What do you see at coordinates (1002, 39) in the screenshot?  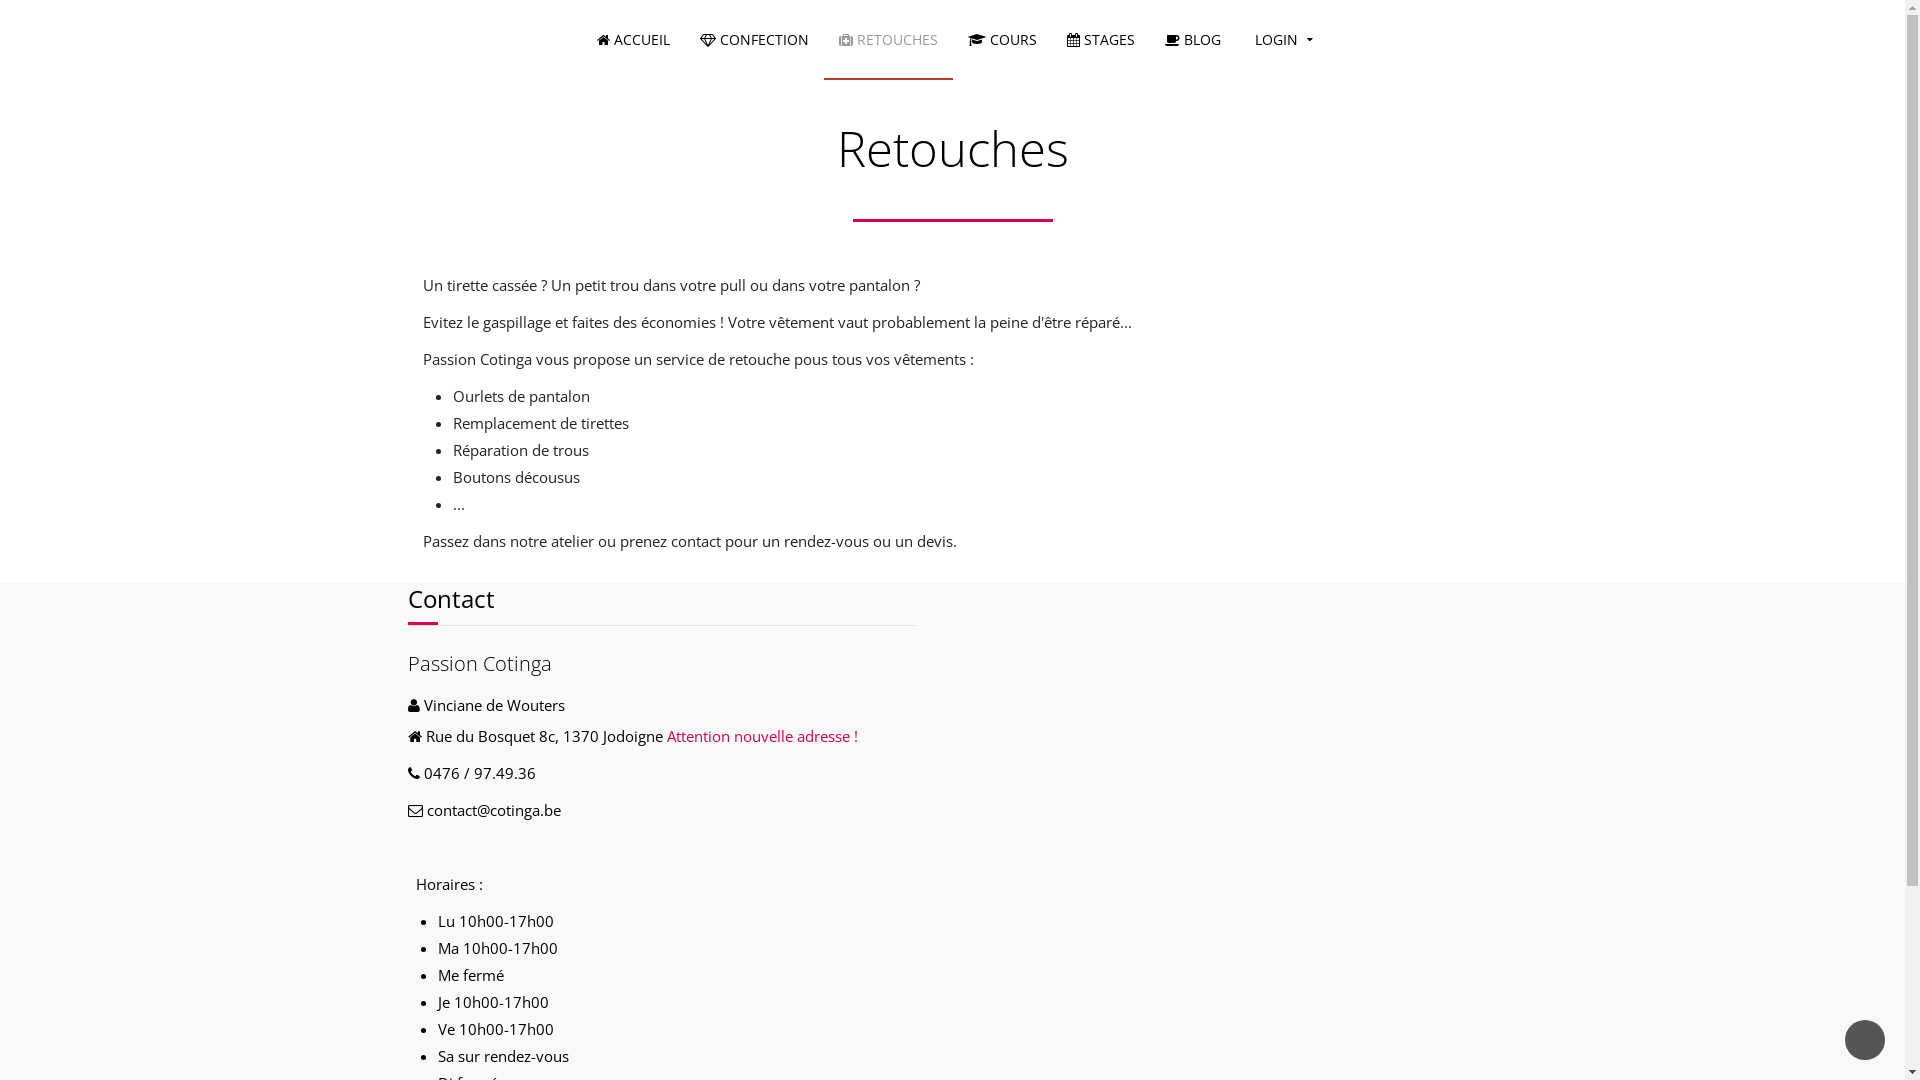 I see `'COURS'` at bounding box center [1002, 39].